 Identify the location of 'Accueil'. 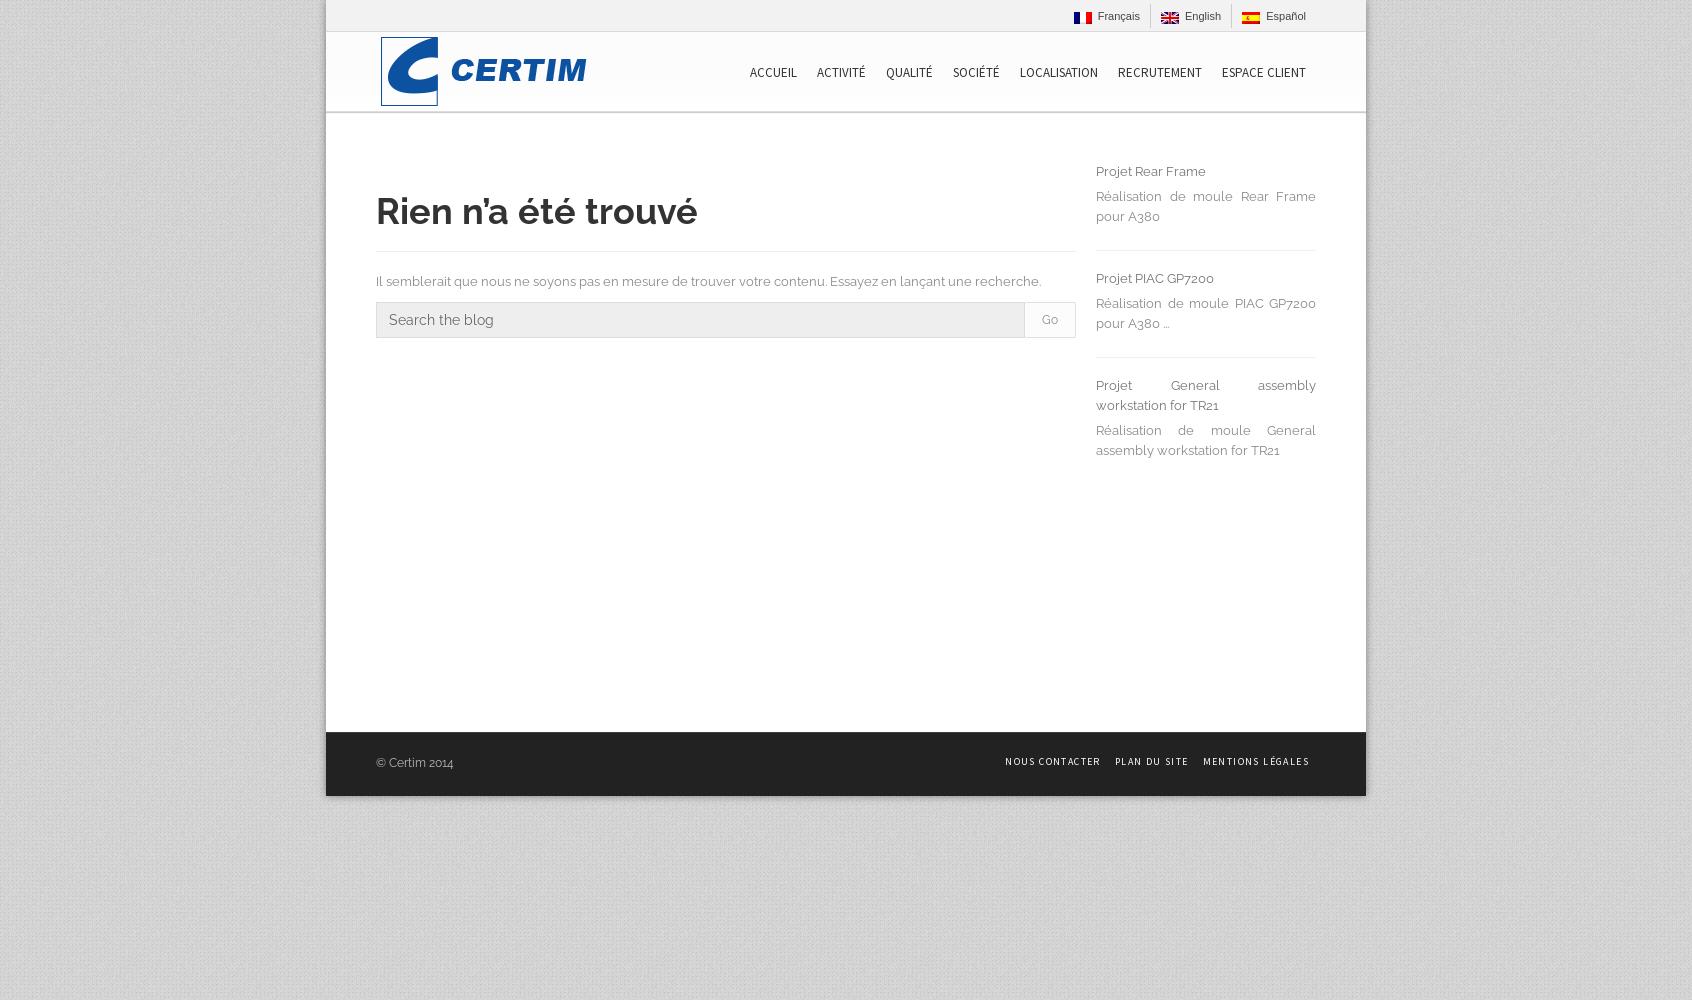
(749, 71).